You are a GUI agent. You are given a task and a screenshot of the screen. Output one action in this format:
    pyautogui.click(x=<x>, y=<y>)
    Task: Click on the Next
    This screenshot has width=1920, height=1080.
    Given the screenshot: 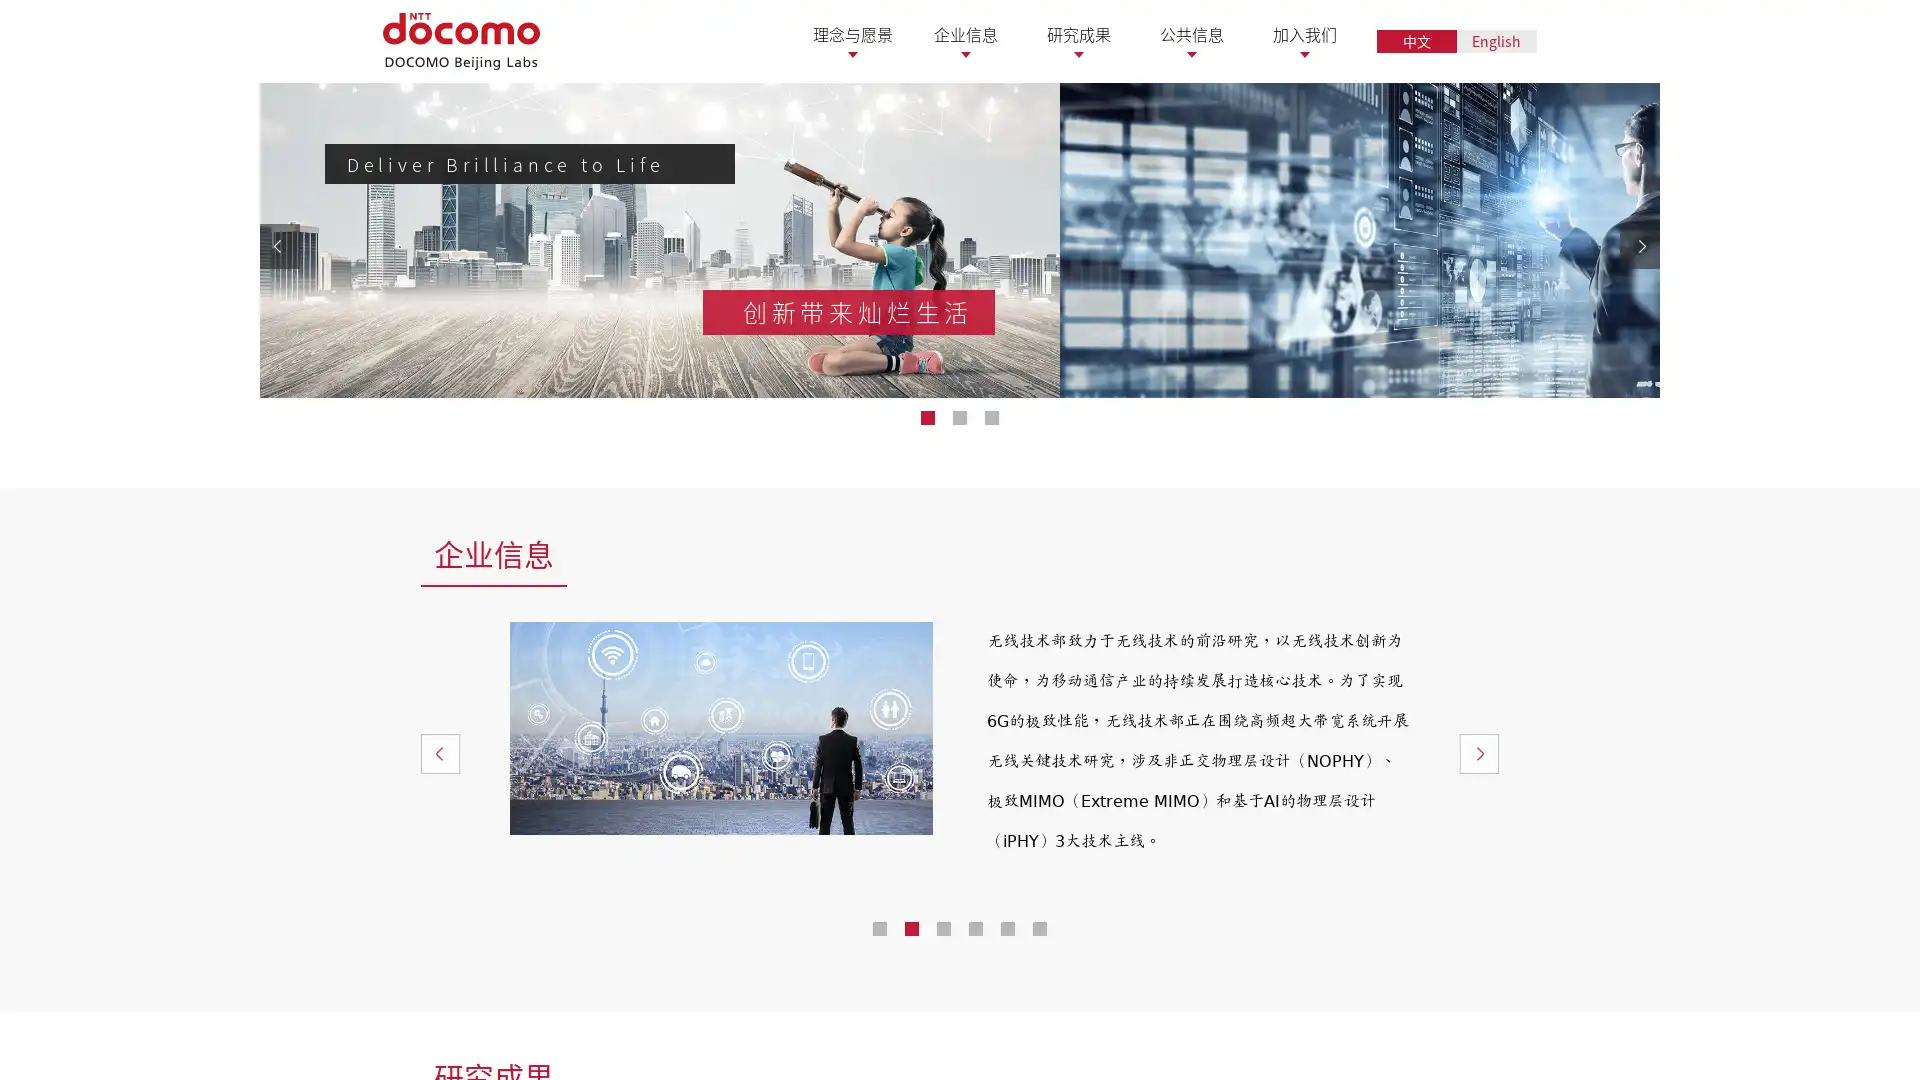 What is the action you would take?
    pyautogui.click(x=1640, y=365)
    